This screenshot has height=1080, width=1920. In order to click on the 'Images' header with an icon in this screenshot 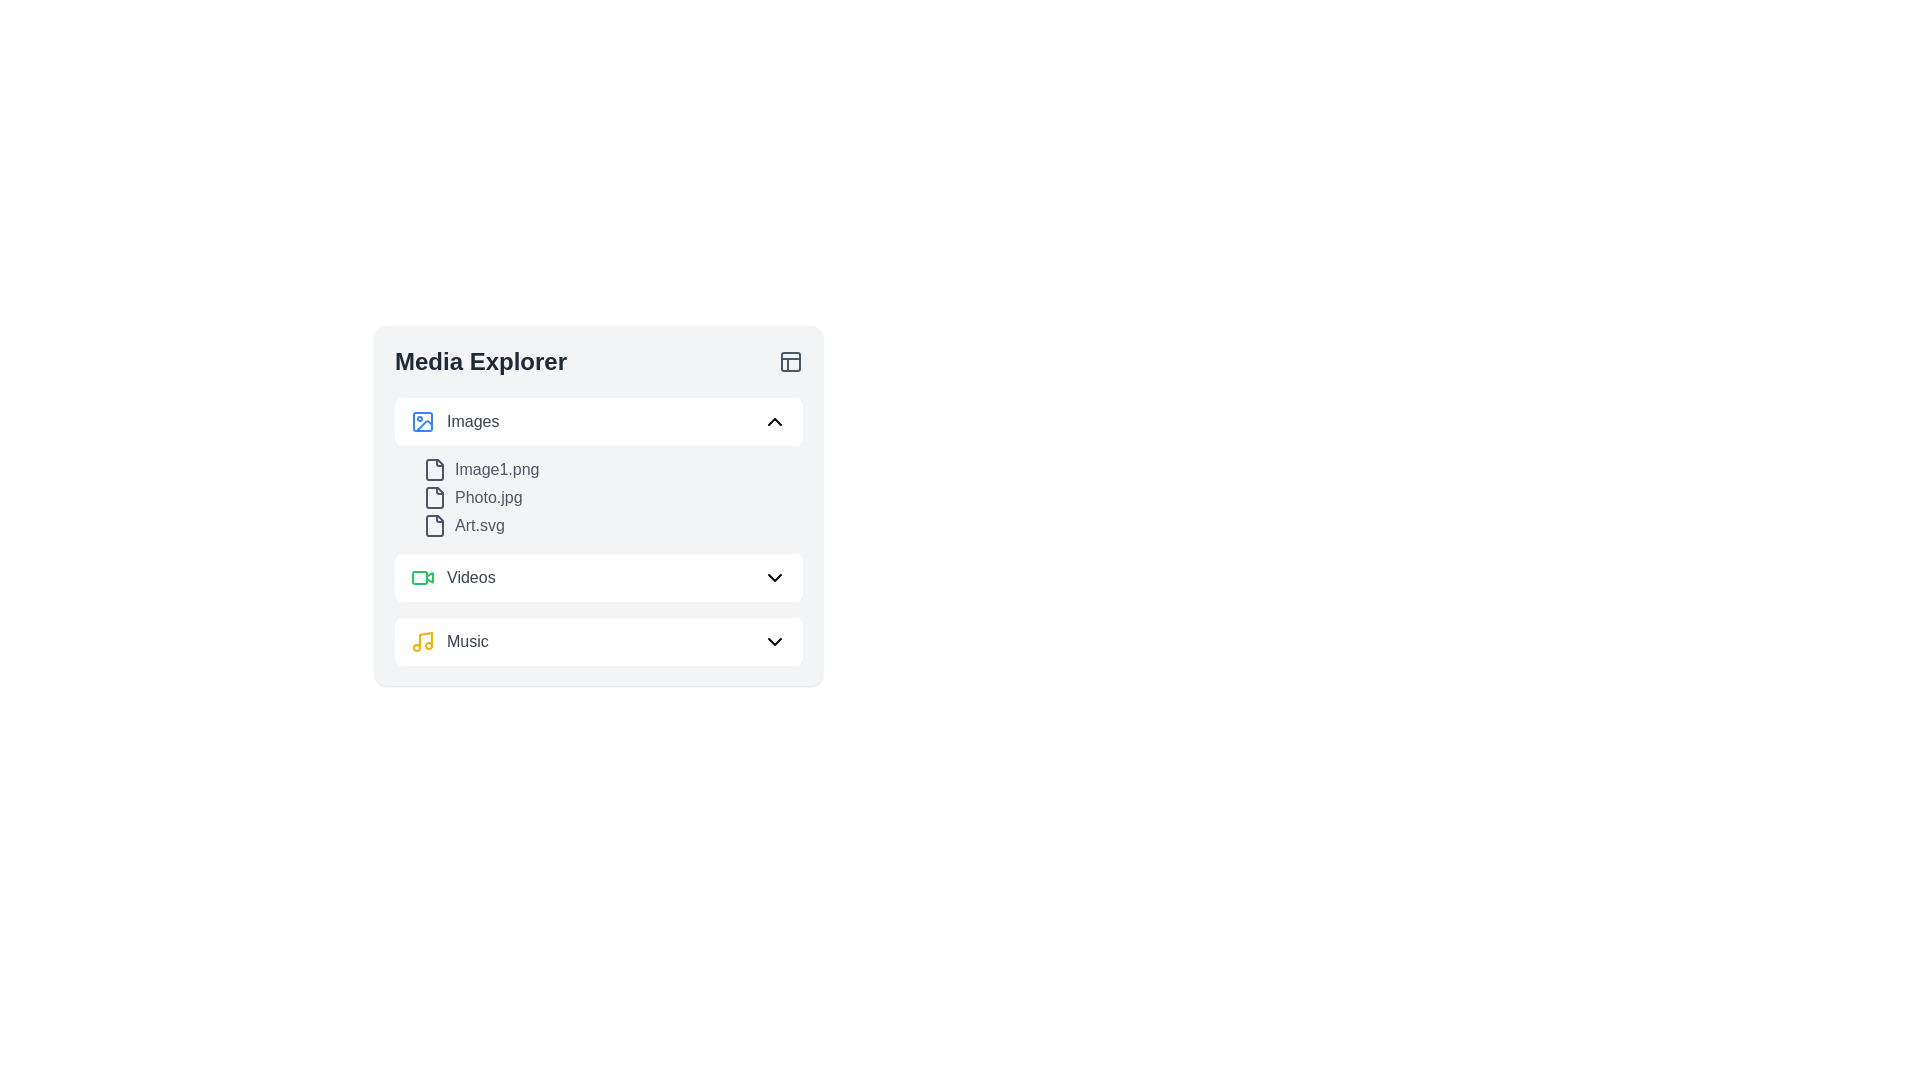, I will do `click(454, 420)`.